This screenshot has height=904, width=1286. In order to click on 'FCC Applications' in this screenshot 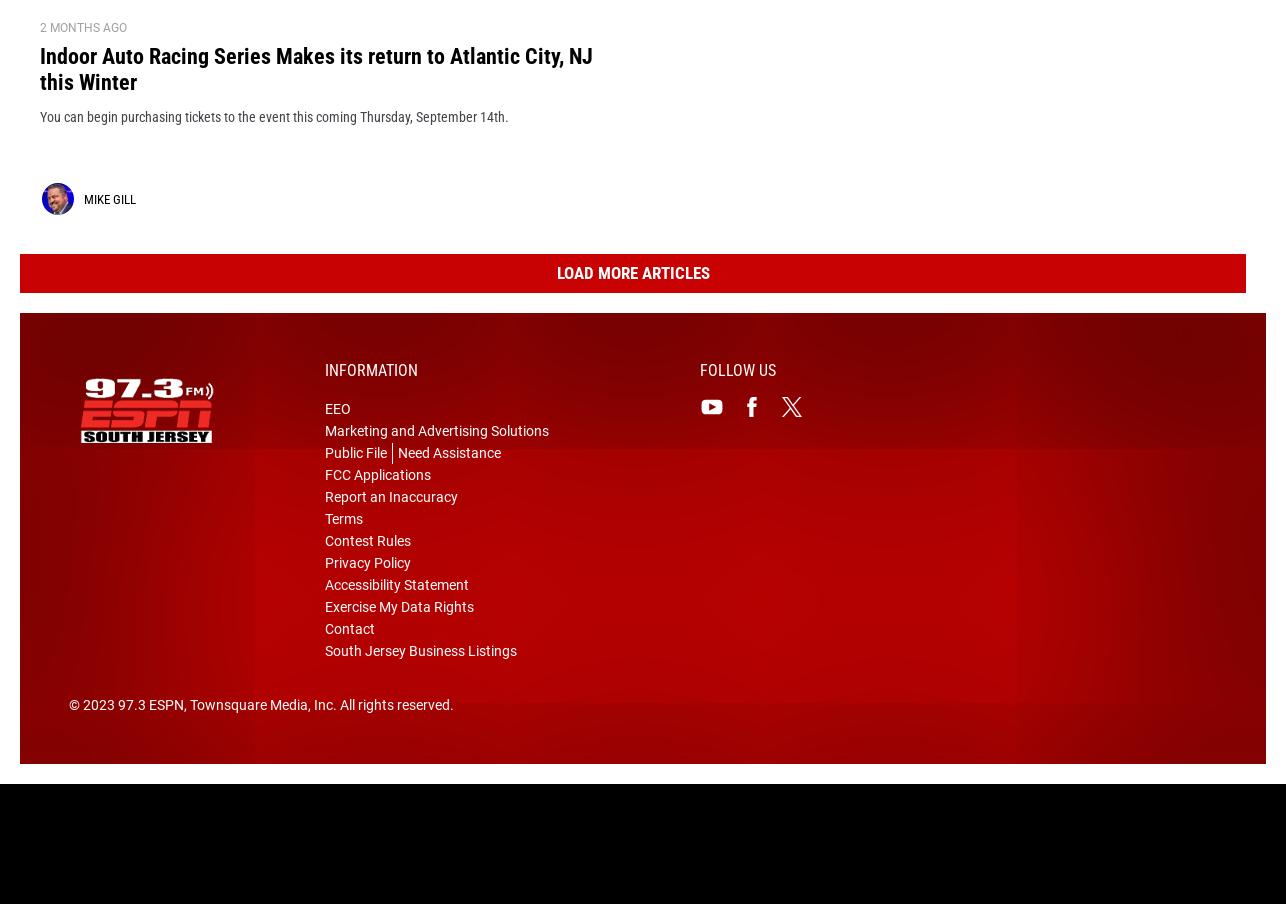, I will do `click(376, 505)`.